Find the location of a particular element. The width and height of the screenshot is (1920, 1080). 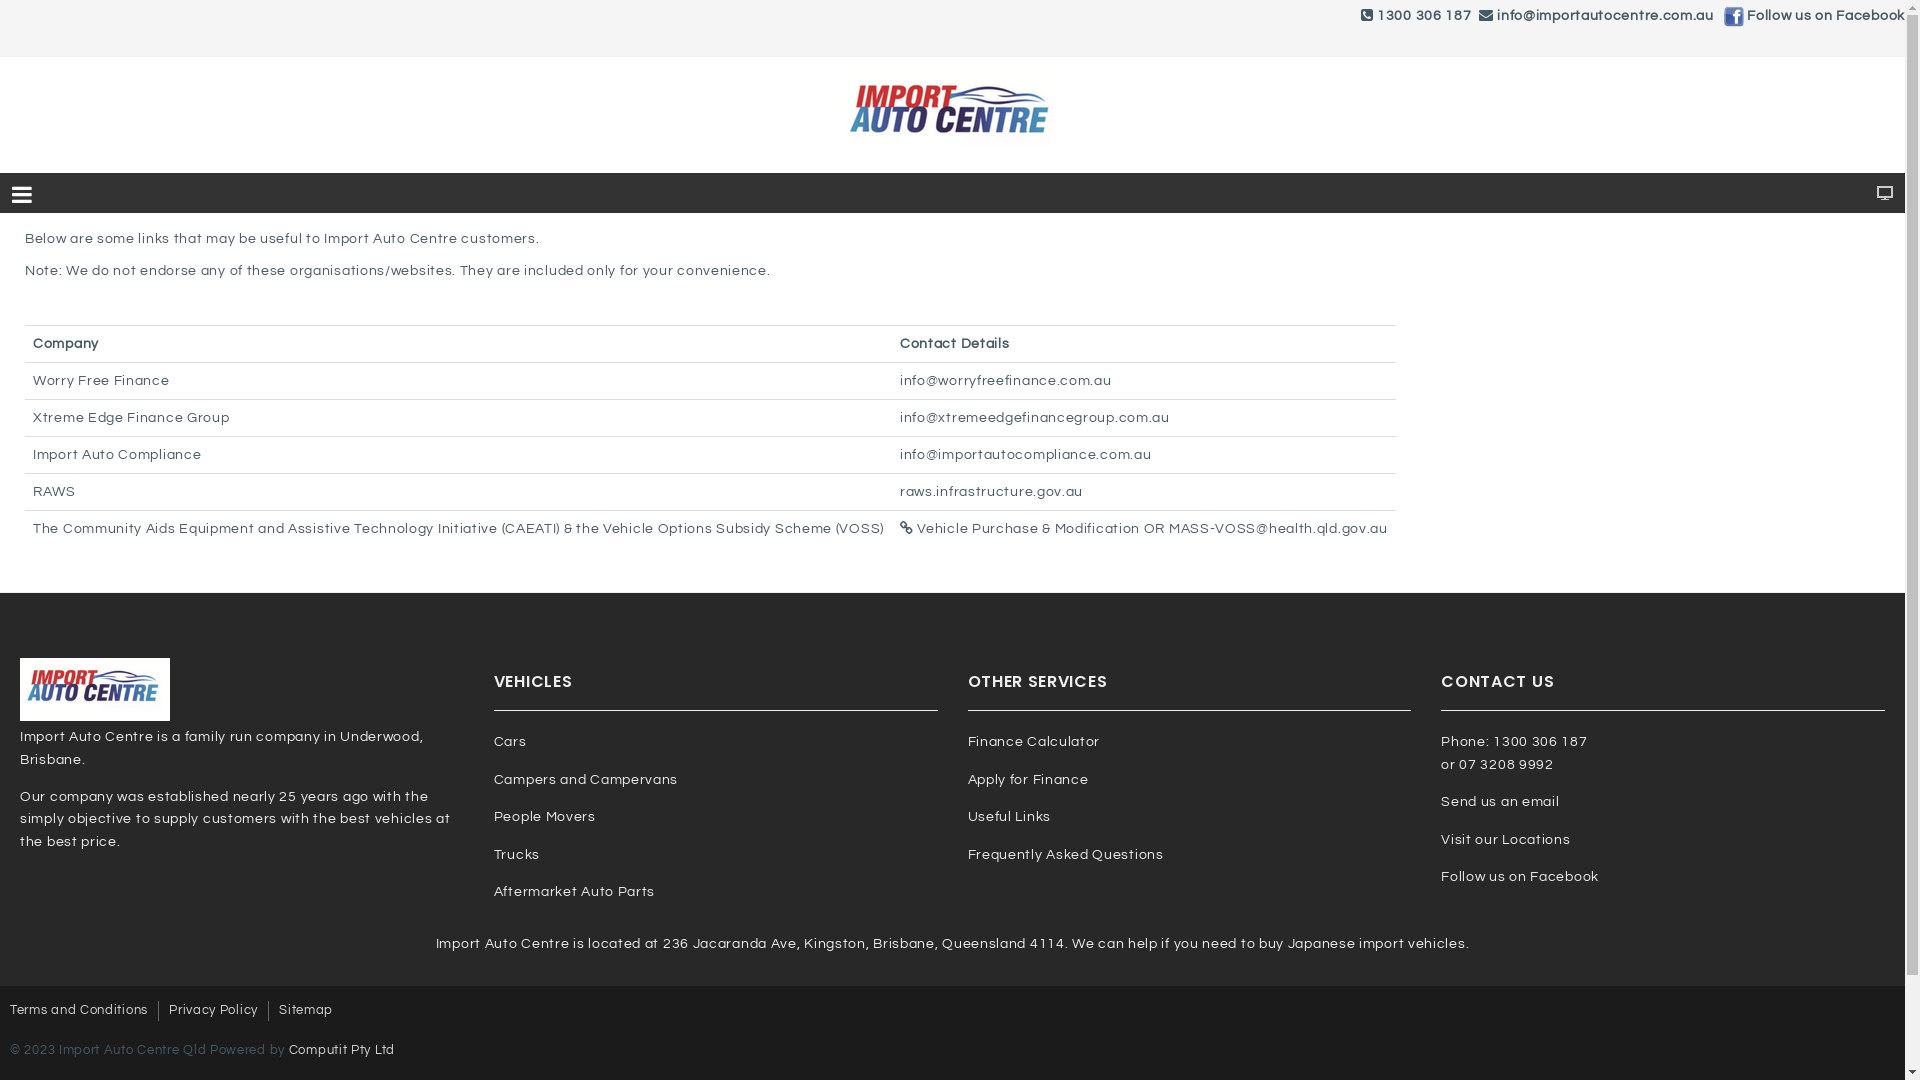

'info@worryfreefinance.com.au' is located at coordinates (1006, 381).